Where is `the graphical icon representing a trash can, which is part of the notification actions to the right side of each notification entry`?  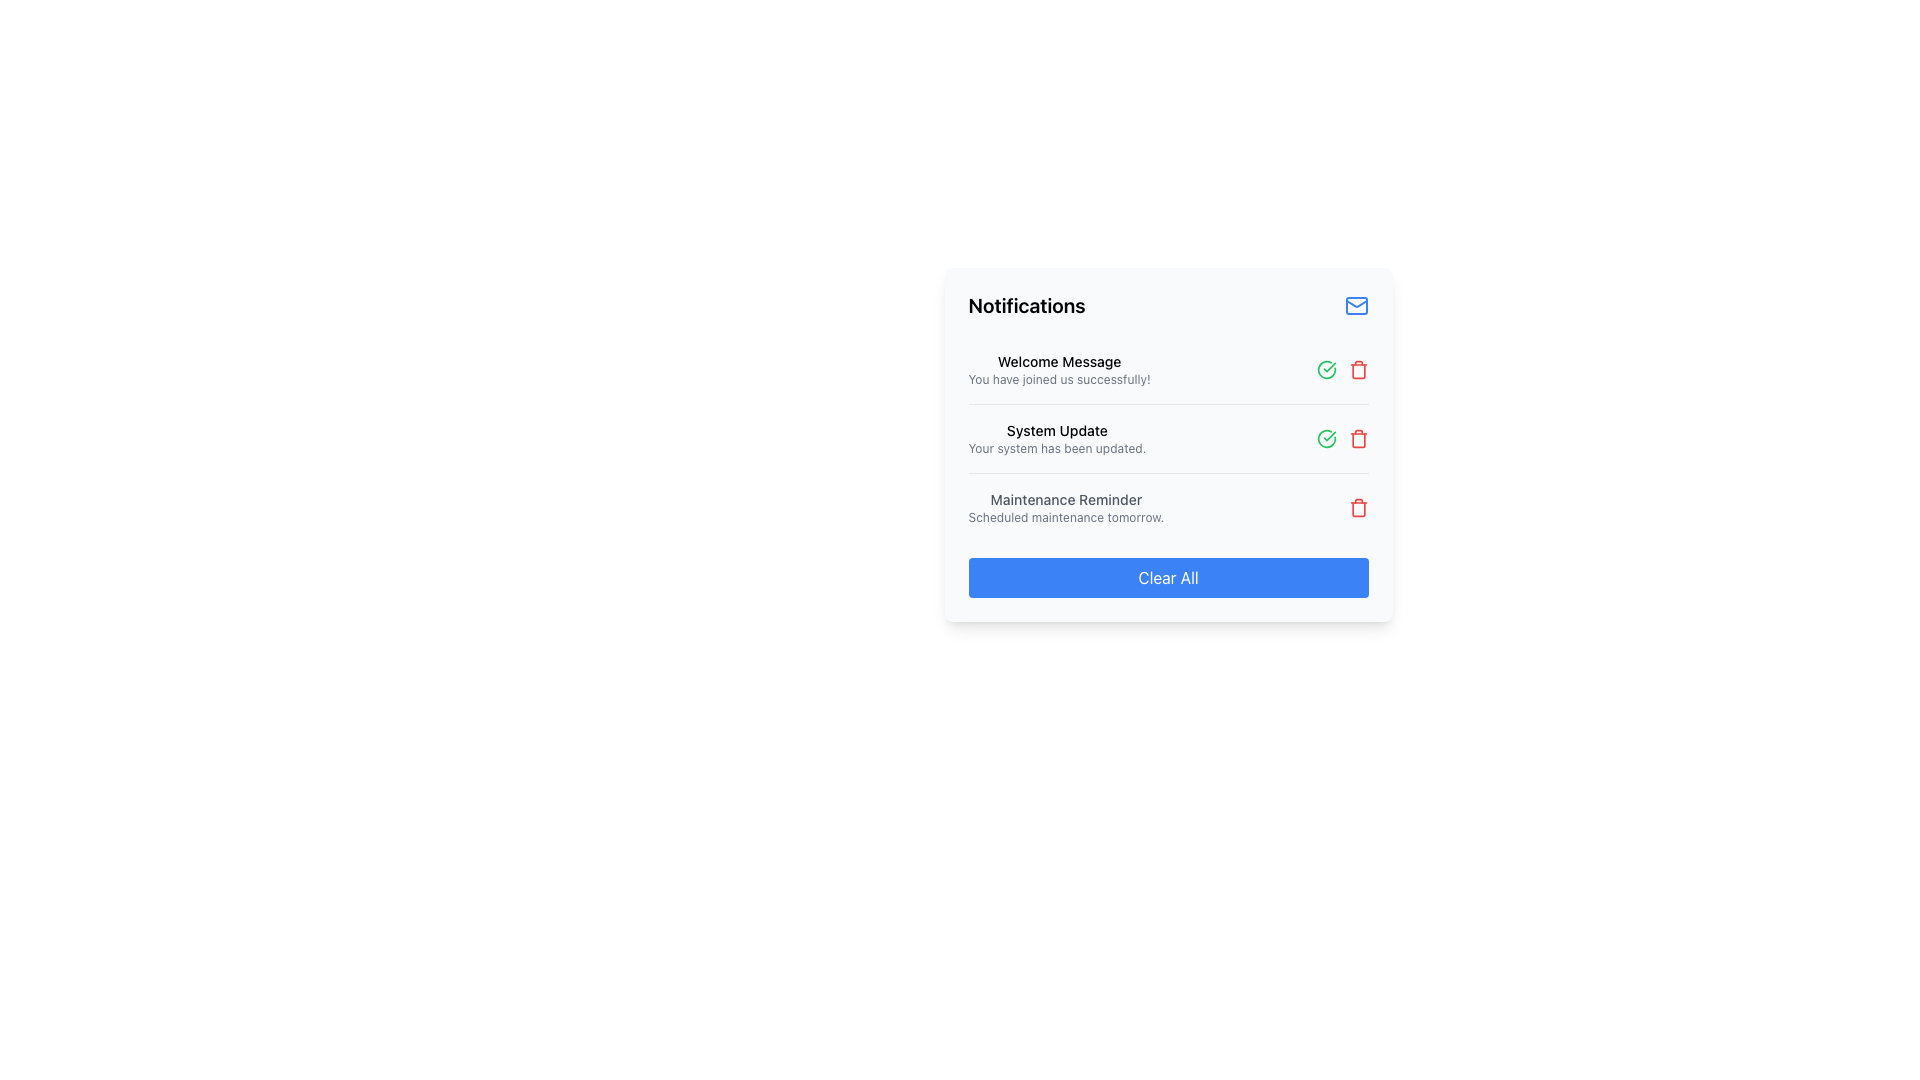
the graphical icon representing a trash can, which is part of the notification actions to the right side of each notification entry is located at coordinates (1358, 508).